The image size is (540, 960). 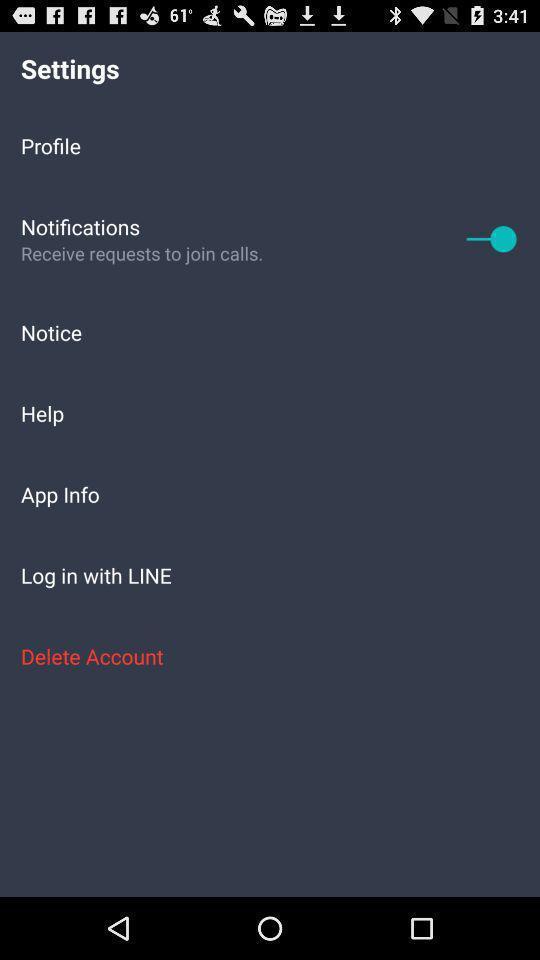 What do you see at coordinates (491, 238) in the screenshot?
I see `the app next to the receive requests to icon` at bounding box center [491, 238].